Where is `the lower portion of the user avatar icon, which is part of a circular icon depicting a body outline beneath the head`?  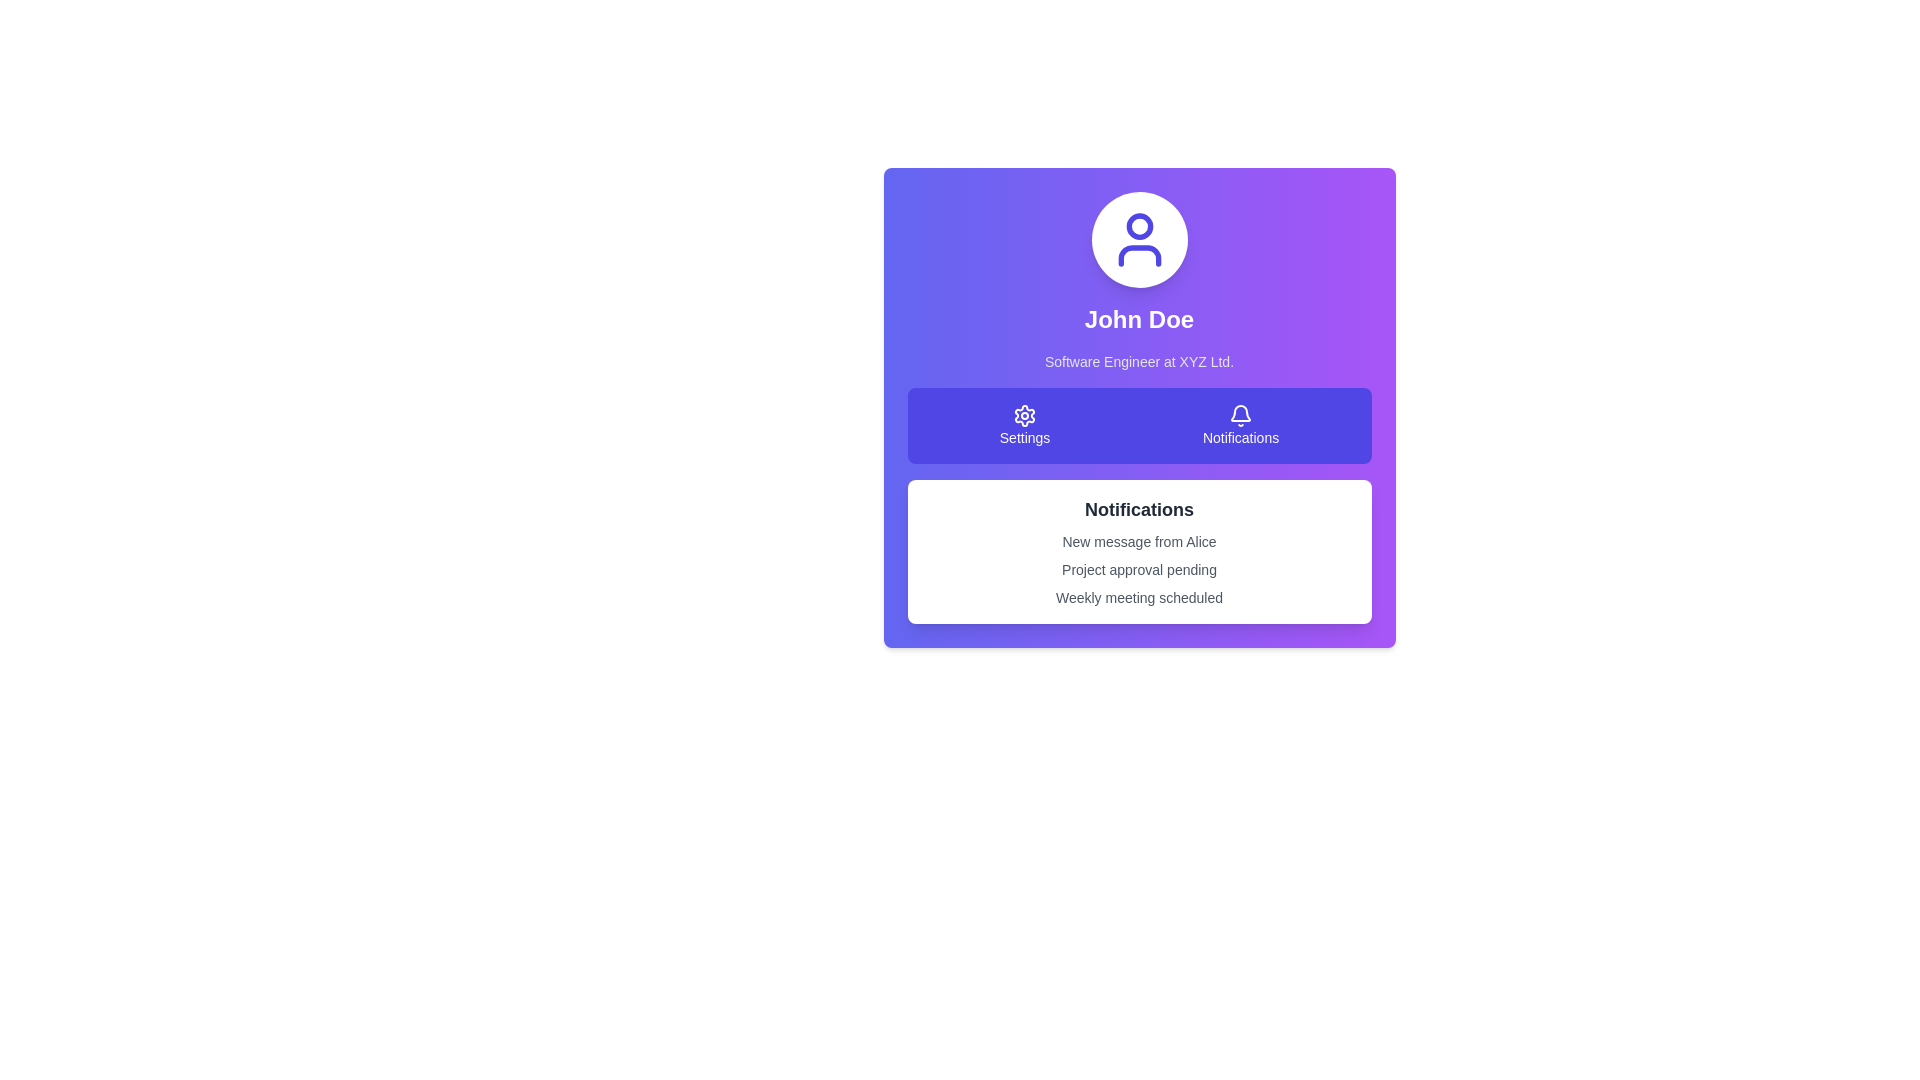
the lower portion of the user avatar icon, which is part of a circular icon depicting a body outline beneath the head is located at coordinates (1139, 254).